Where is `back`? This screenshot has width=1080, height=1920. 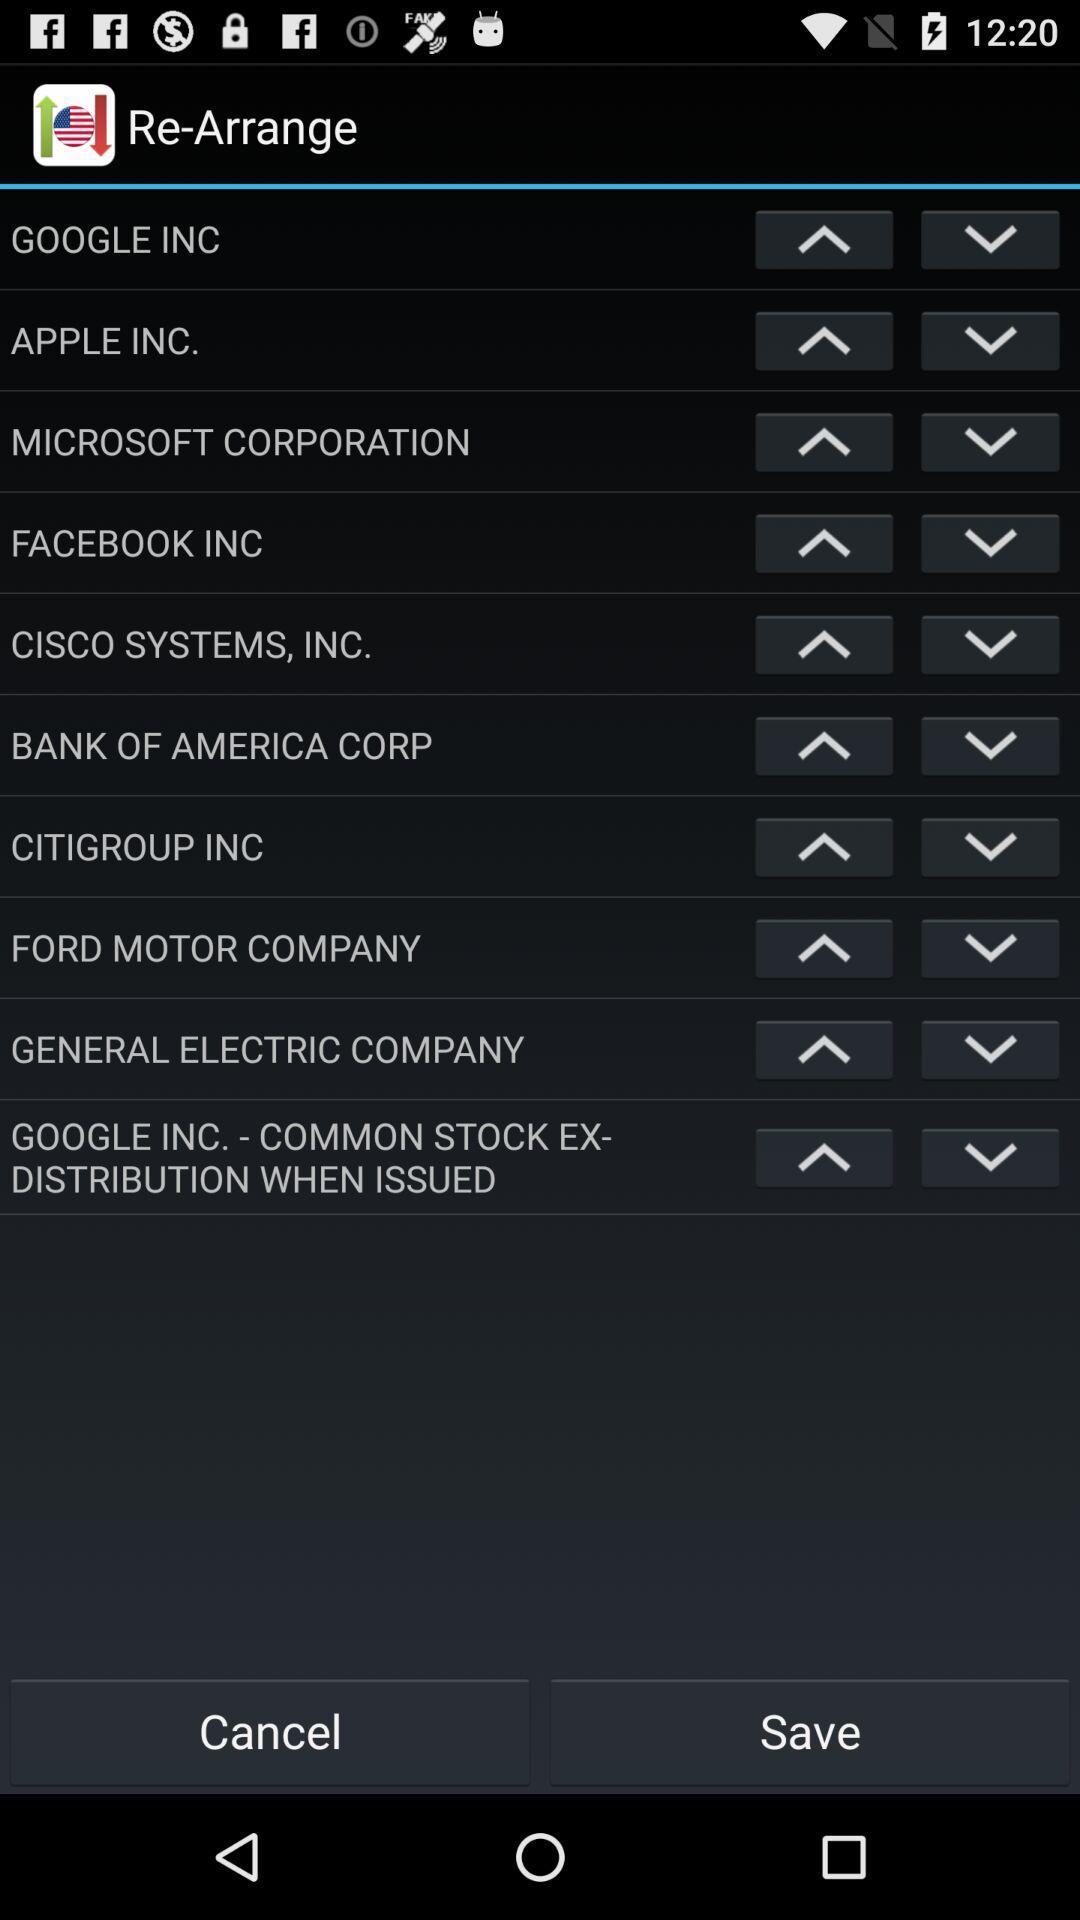 back is located at coordinates (990, 238).